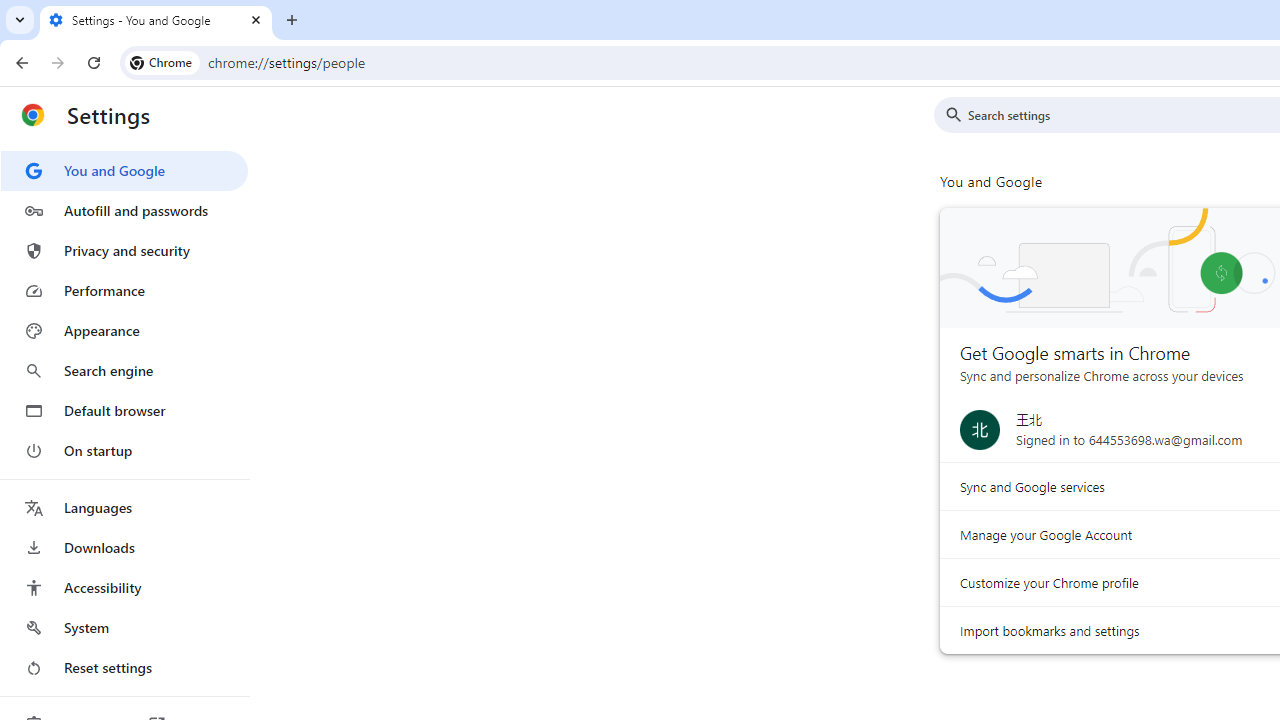  I want to click on 'Privacy and security', so click(123, 249).